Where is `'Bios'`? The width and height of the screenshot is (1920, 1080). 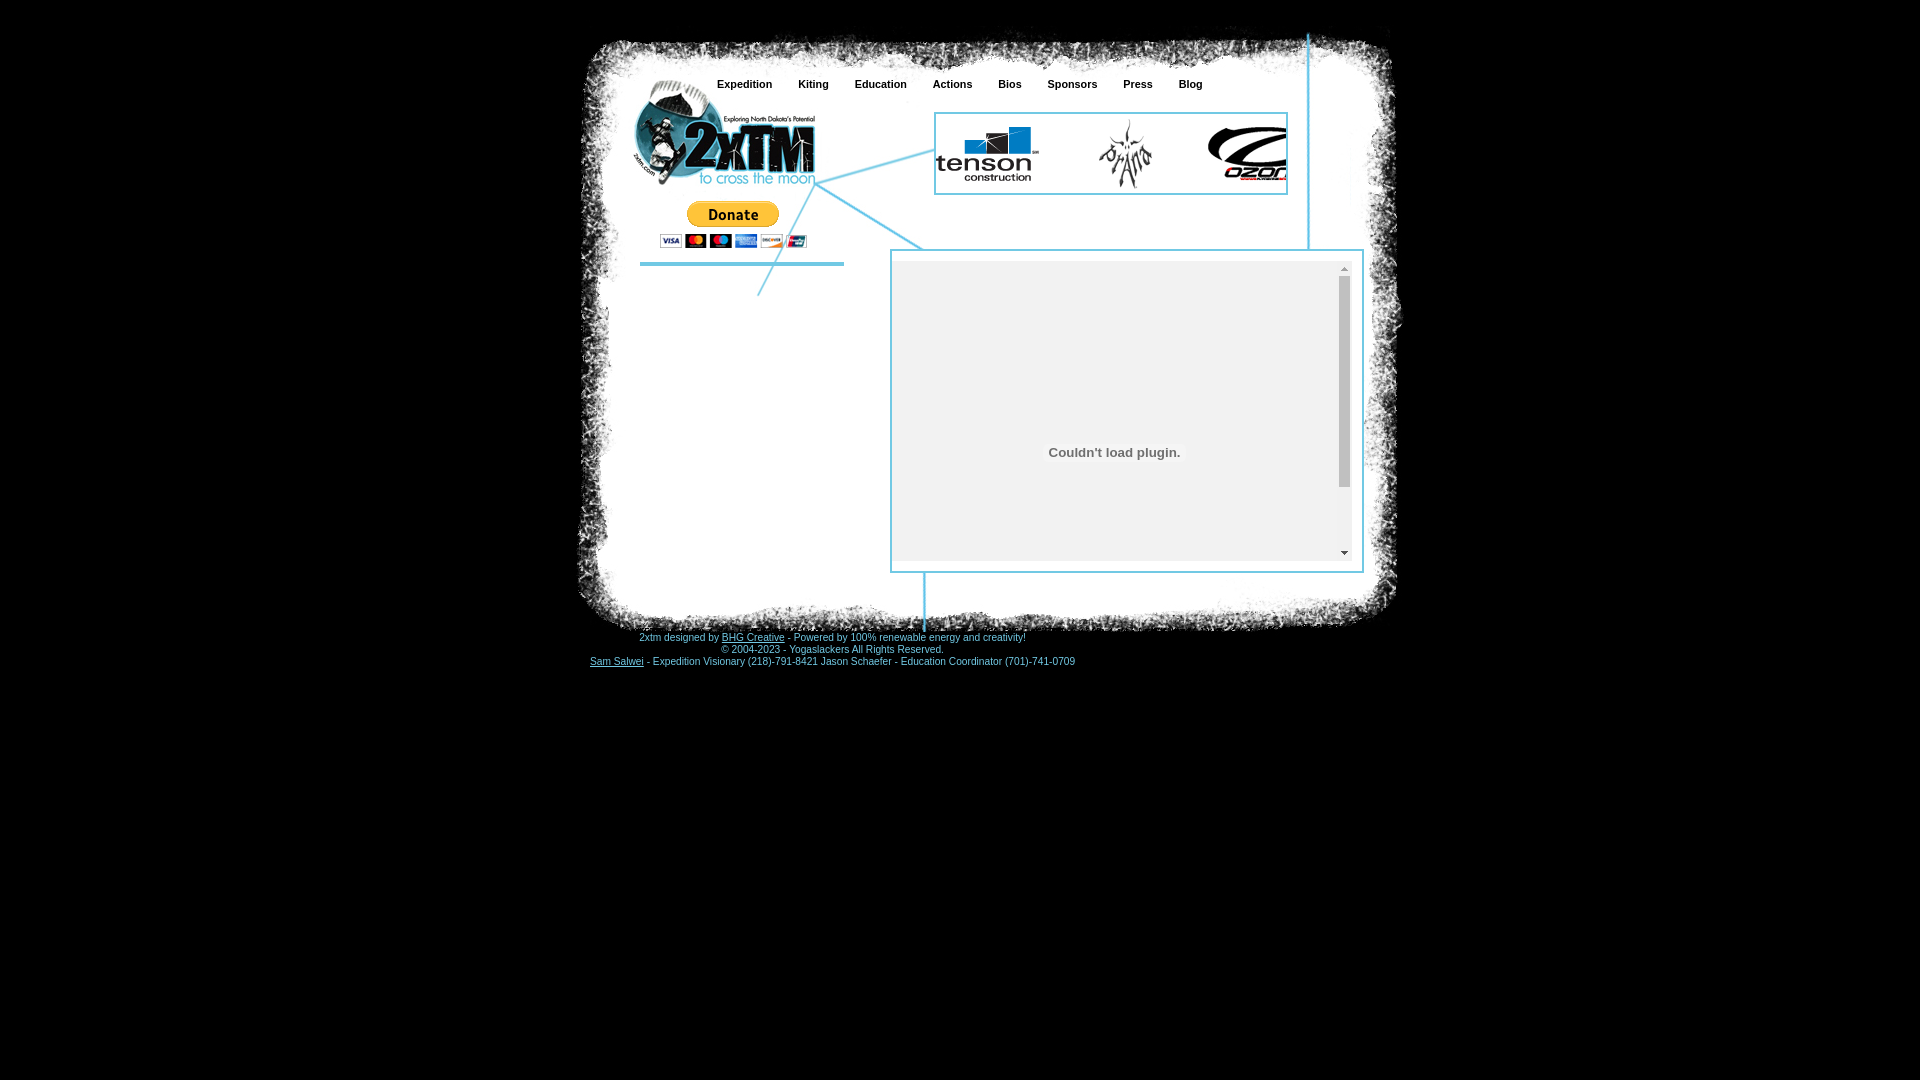 'Bios' is located at coordinates (1007, 83).